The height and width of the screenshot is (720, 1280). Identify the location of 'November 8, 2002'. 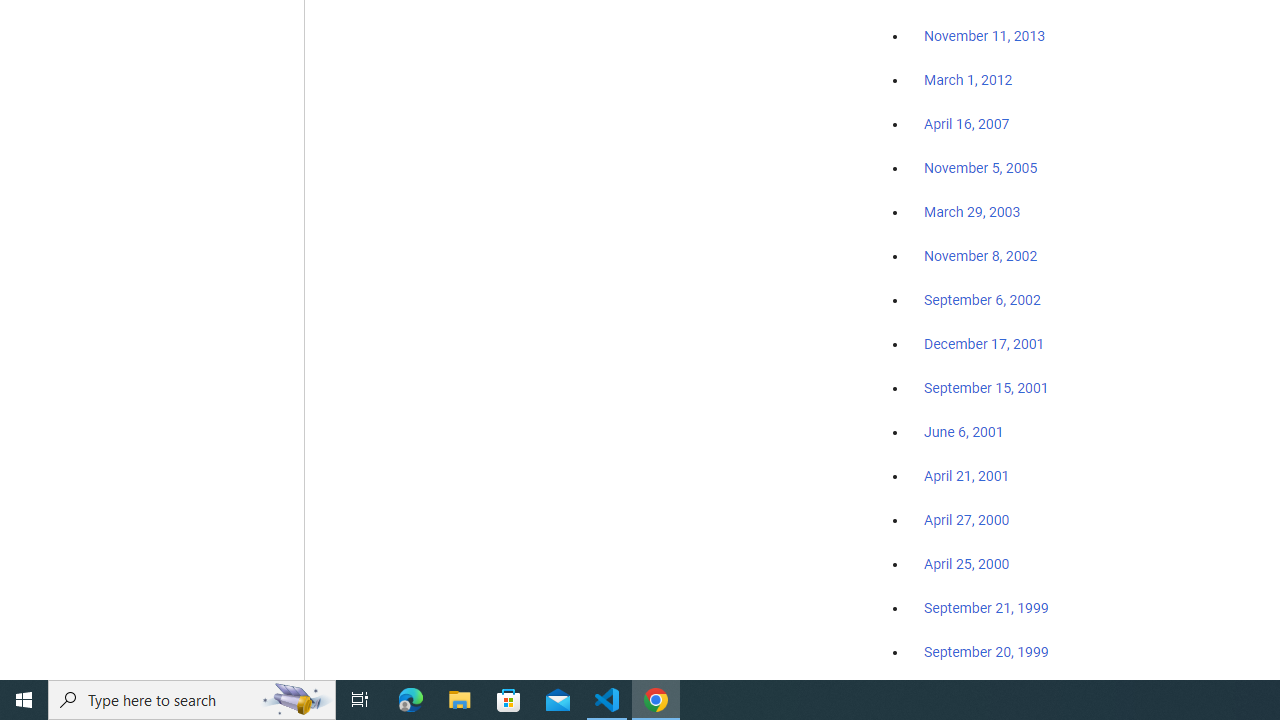
(981, 255).